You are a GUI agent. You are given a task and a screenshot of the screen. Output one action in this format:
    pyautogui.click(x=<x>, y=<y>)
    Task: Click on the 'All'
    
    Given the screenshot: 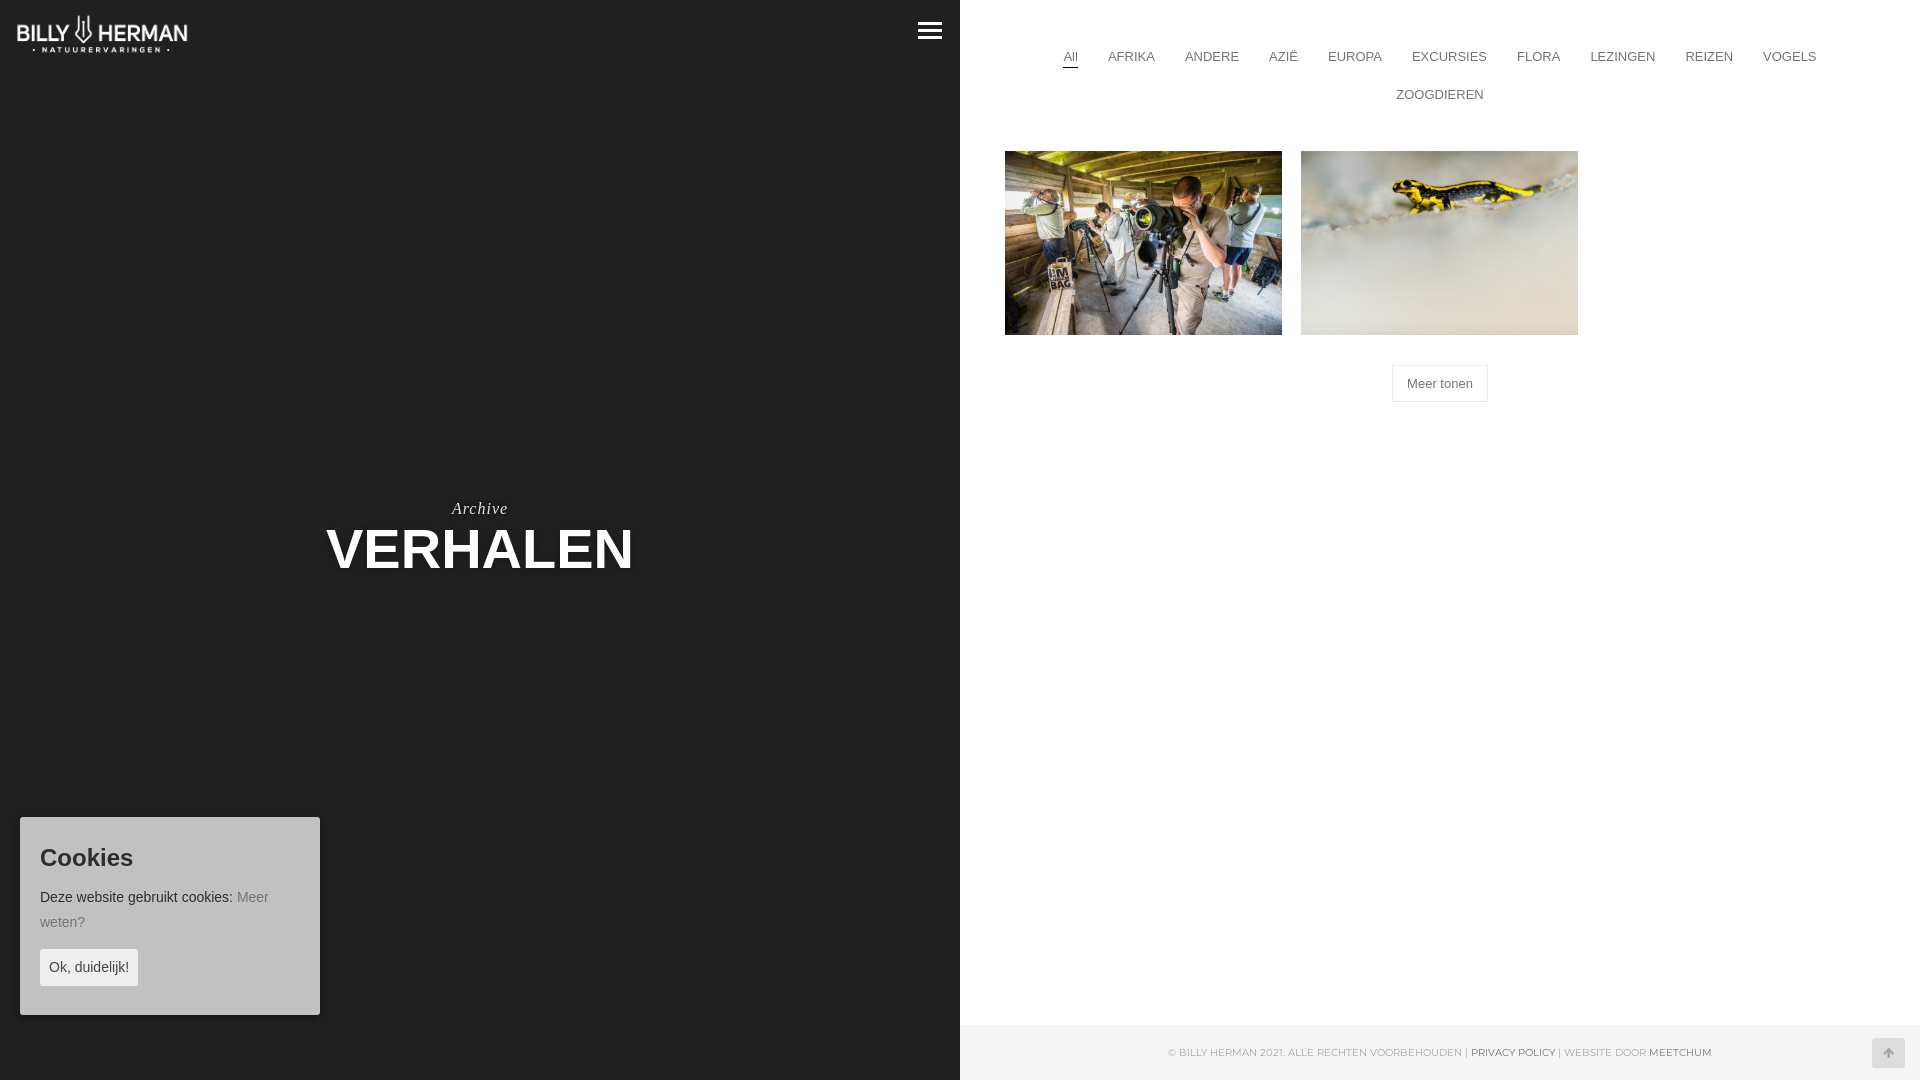 What is the action you would take?
    pyautogui.click(x=1069, y=55)
    